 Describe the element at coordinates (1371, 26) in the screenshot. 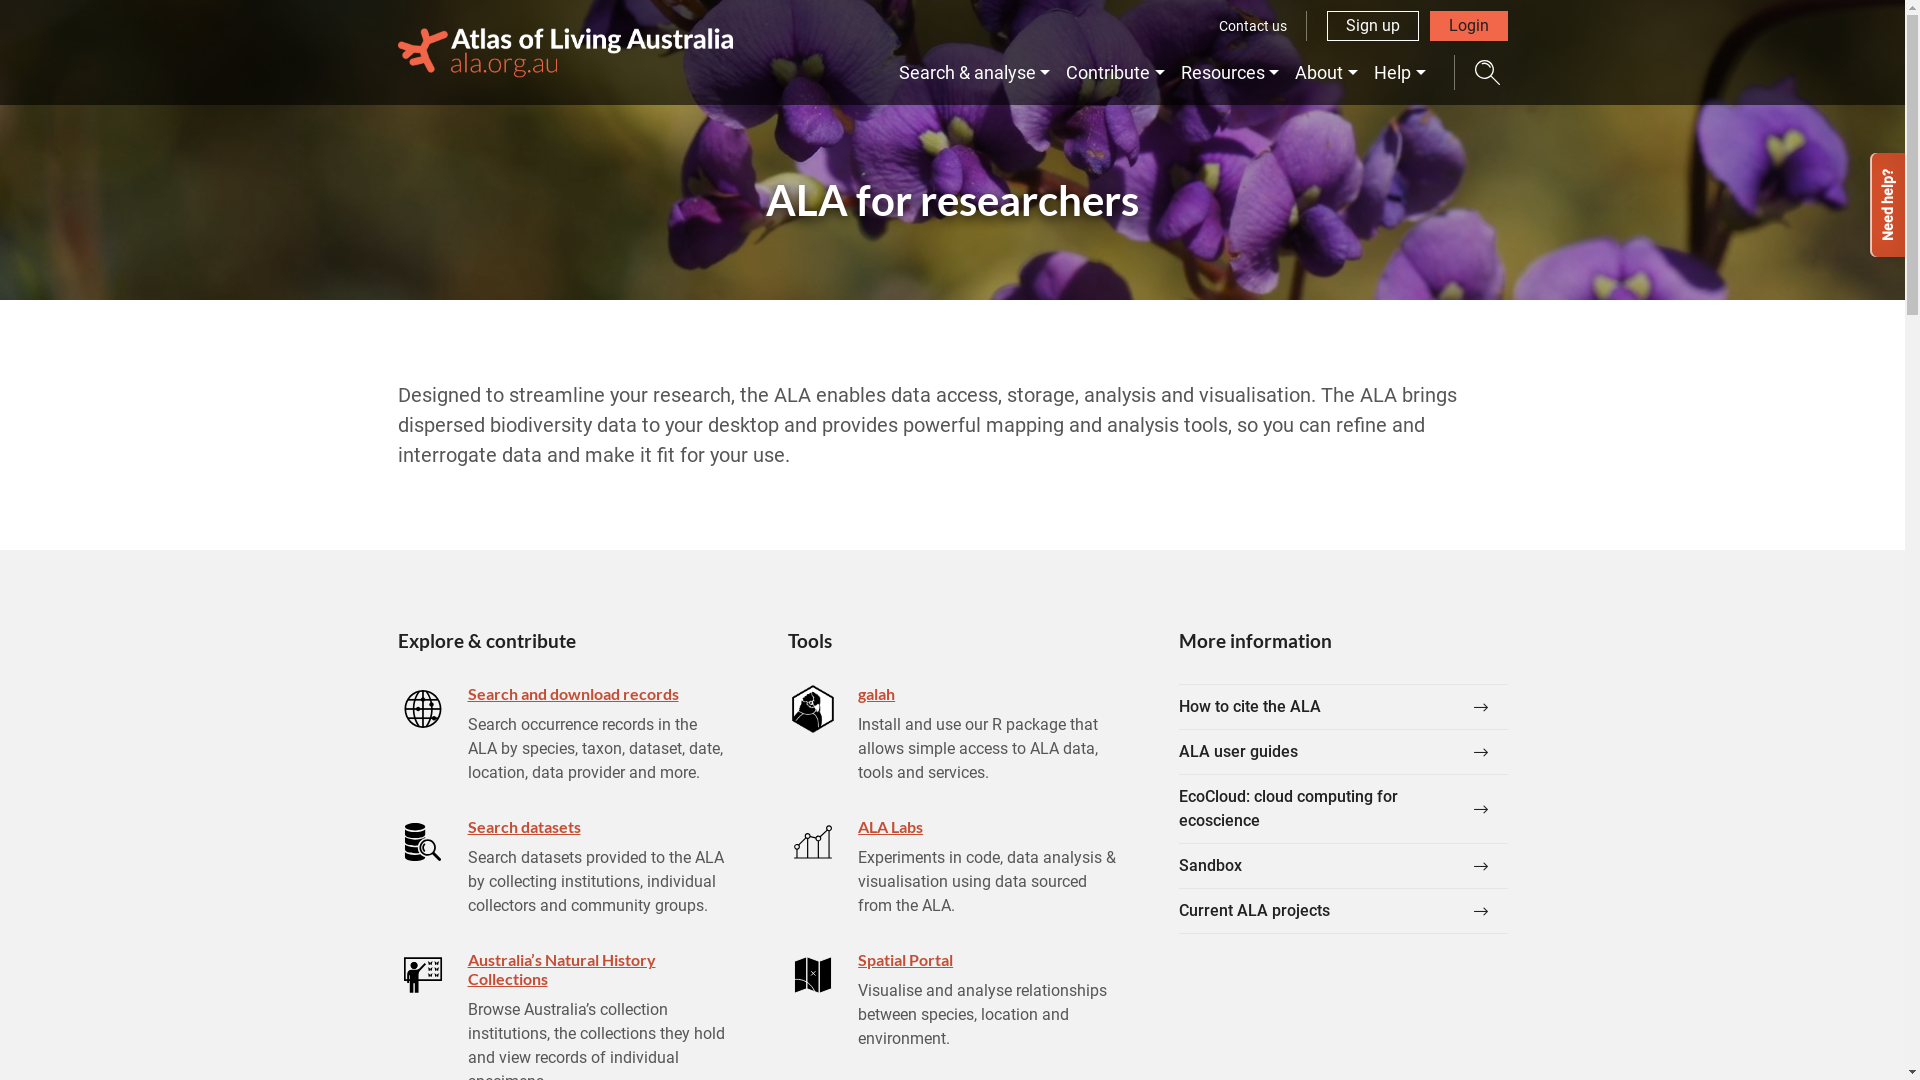

I see `'Sign up'` at that location.